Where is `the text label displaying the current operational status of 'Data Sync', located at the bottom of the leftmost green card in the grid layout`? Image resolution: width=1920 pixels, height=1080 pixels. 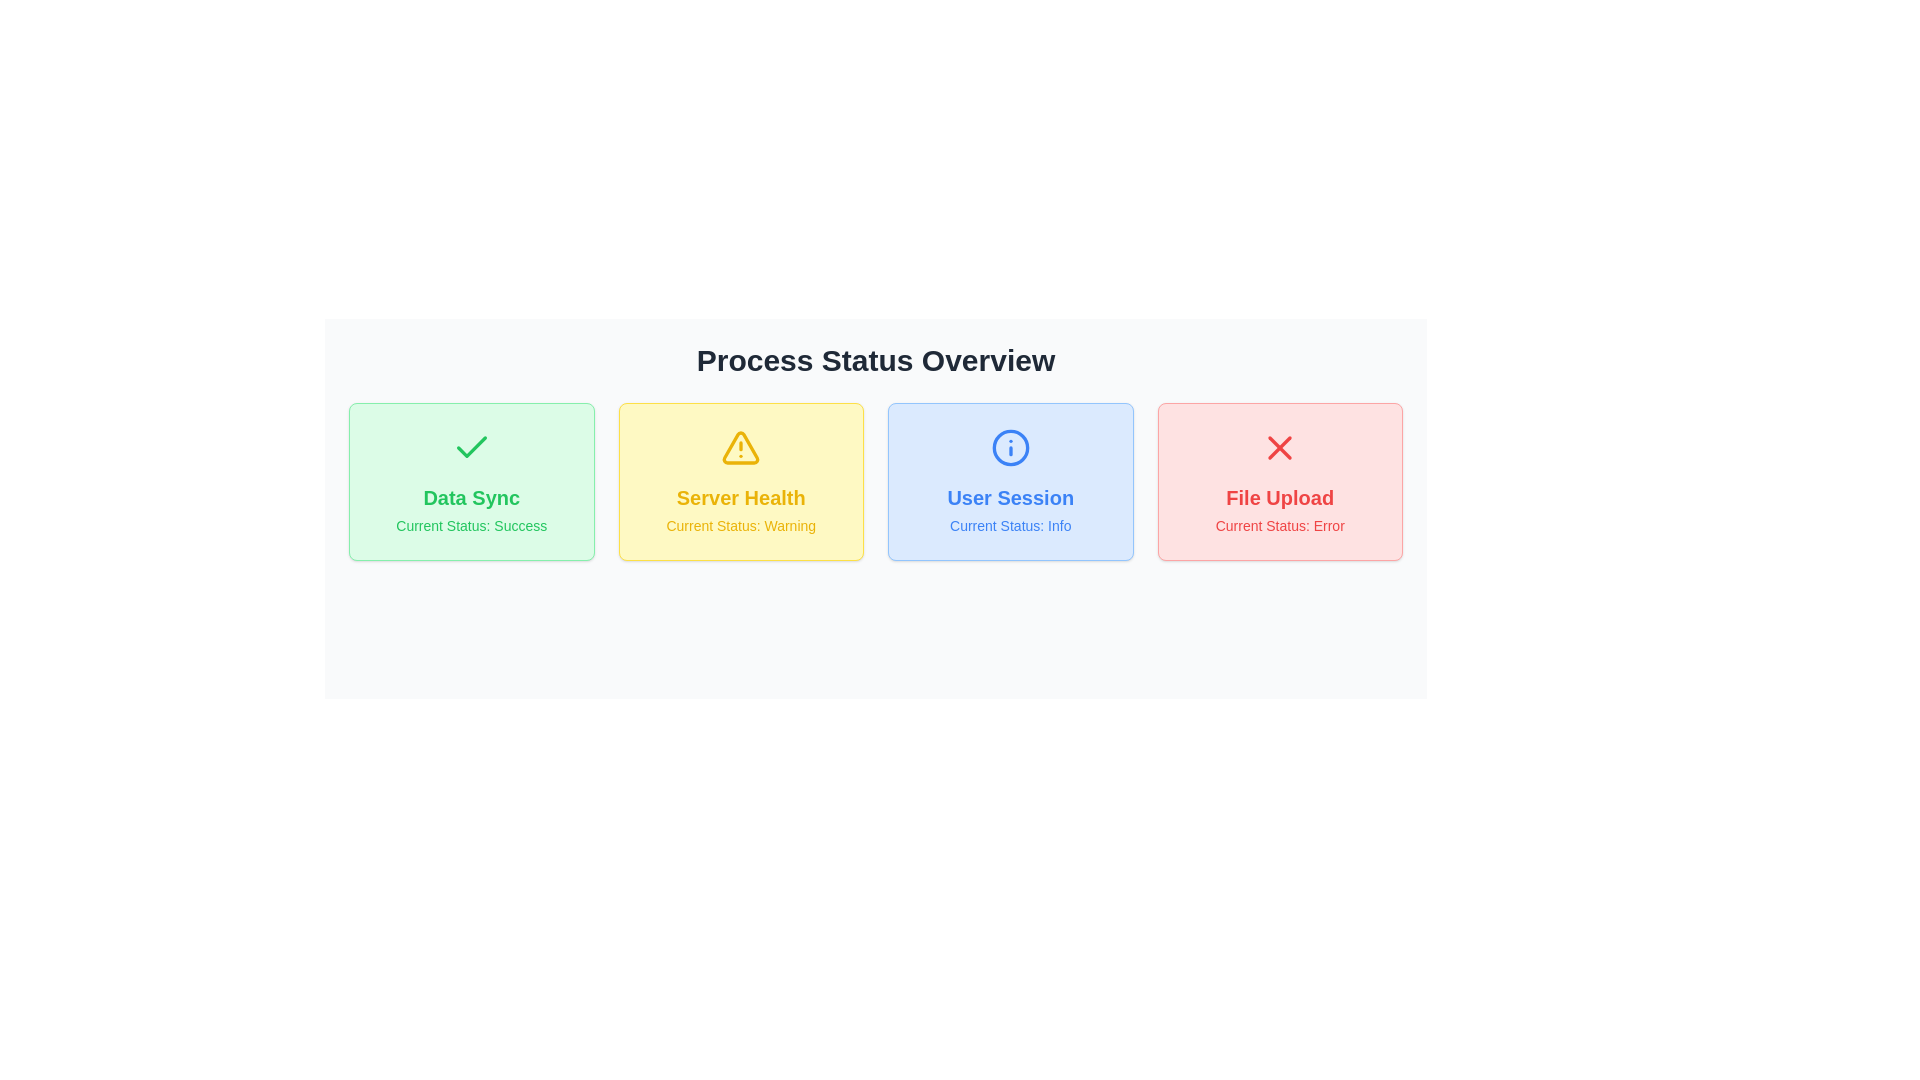 the text label displaying the current operational status of 'Data Sync', located at the bottom of the leftmost green card in the grid layout is located at coordinates (470, 524).